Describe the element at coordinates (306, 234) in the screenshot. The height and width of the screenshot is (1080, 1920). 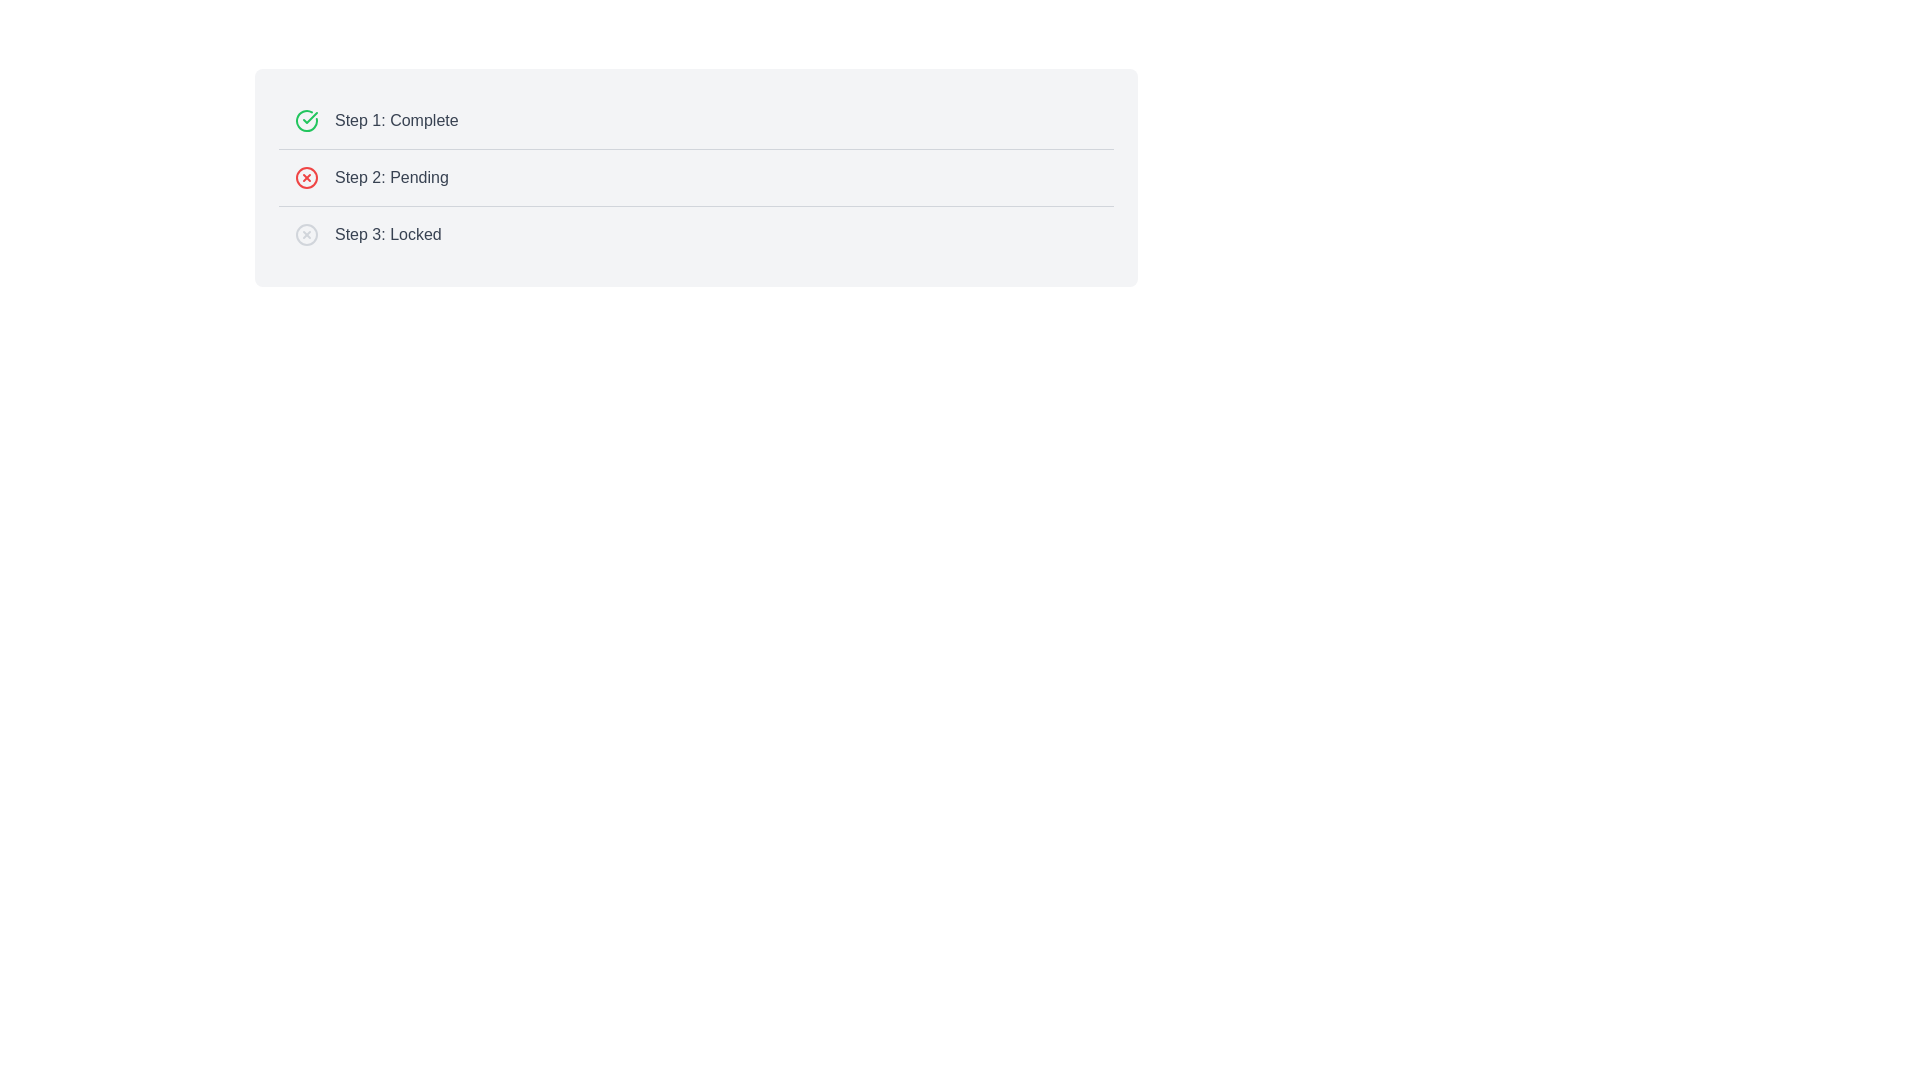
I see `the outermost circle of the lock graphic next to the text 'Step 3: Locked'` at that location.